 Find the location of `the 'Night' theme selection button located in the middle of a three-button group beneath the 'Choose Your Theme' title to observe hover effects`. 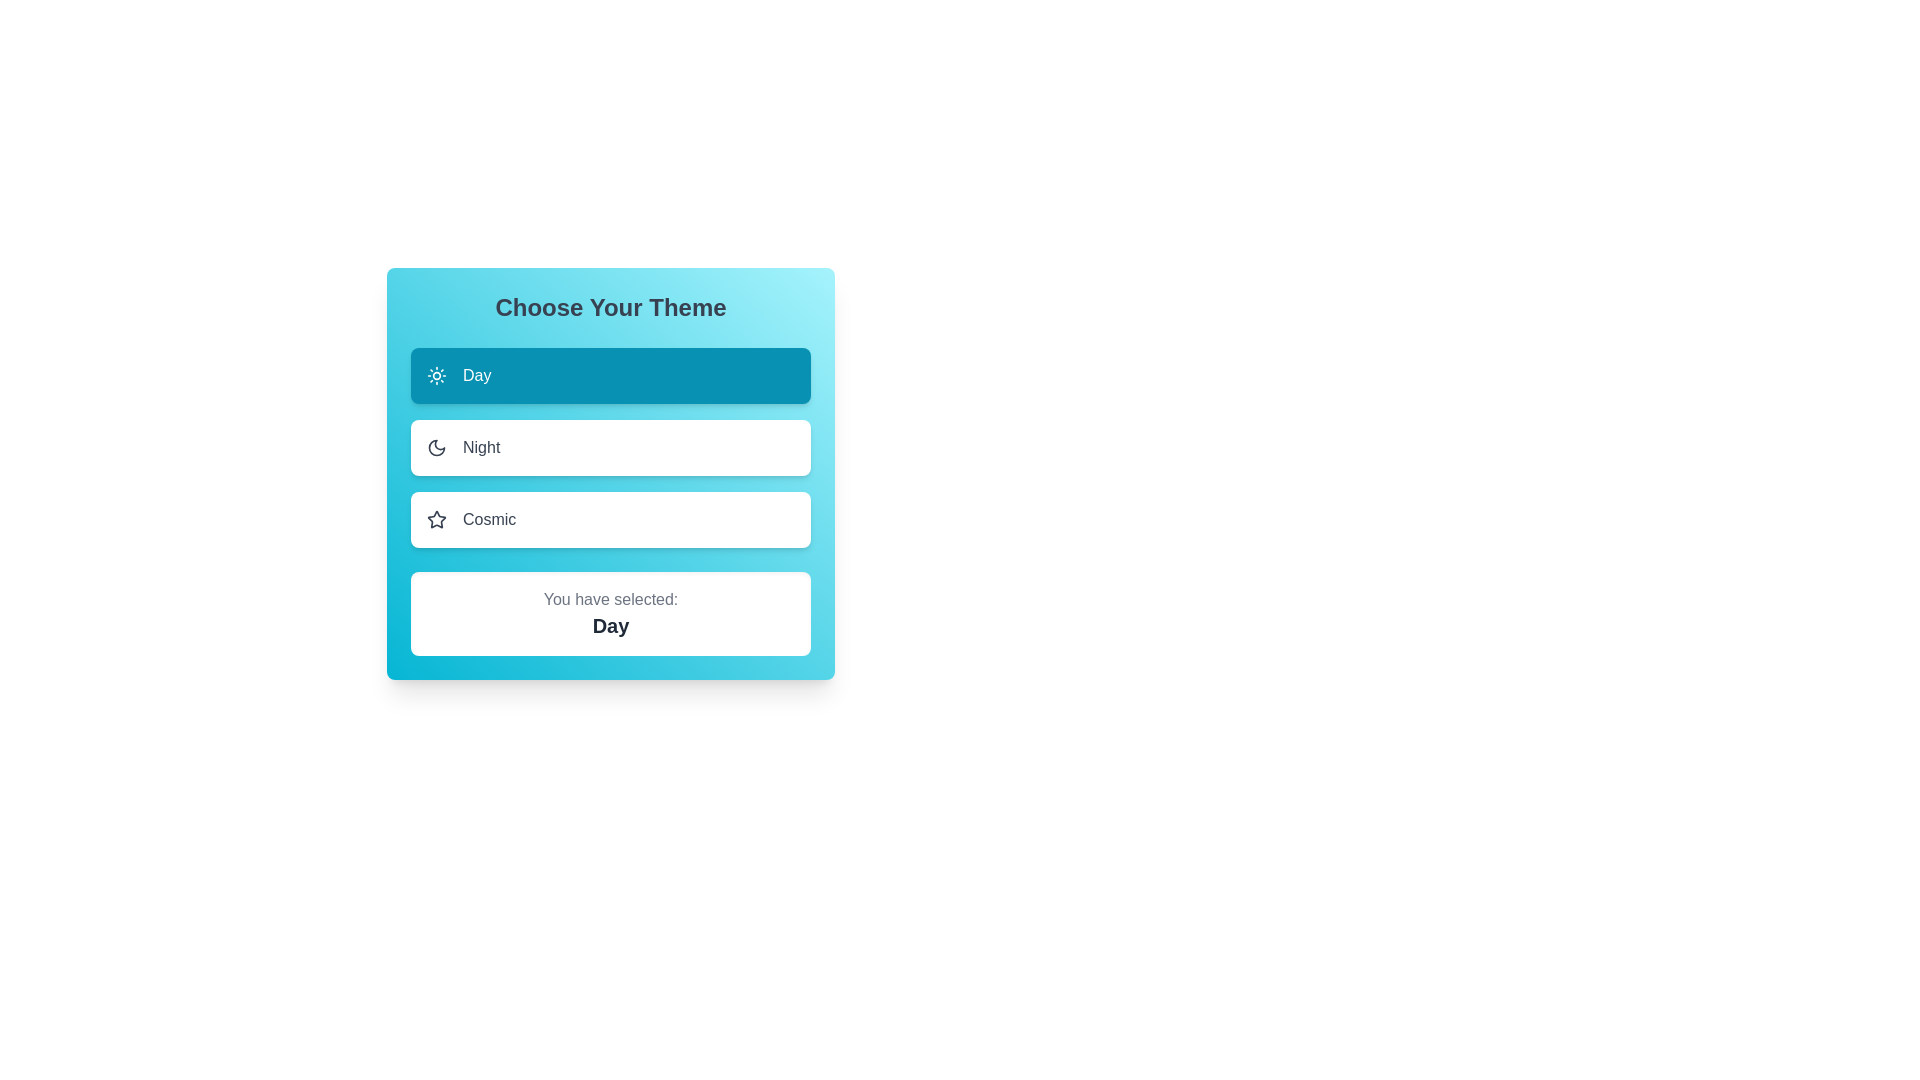

the 'Night' theme selection button located in the middle of a three-button group beneath the 'Choose Your Theme' title to observe hover effects is located at coordinates (609, 446).